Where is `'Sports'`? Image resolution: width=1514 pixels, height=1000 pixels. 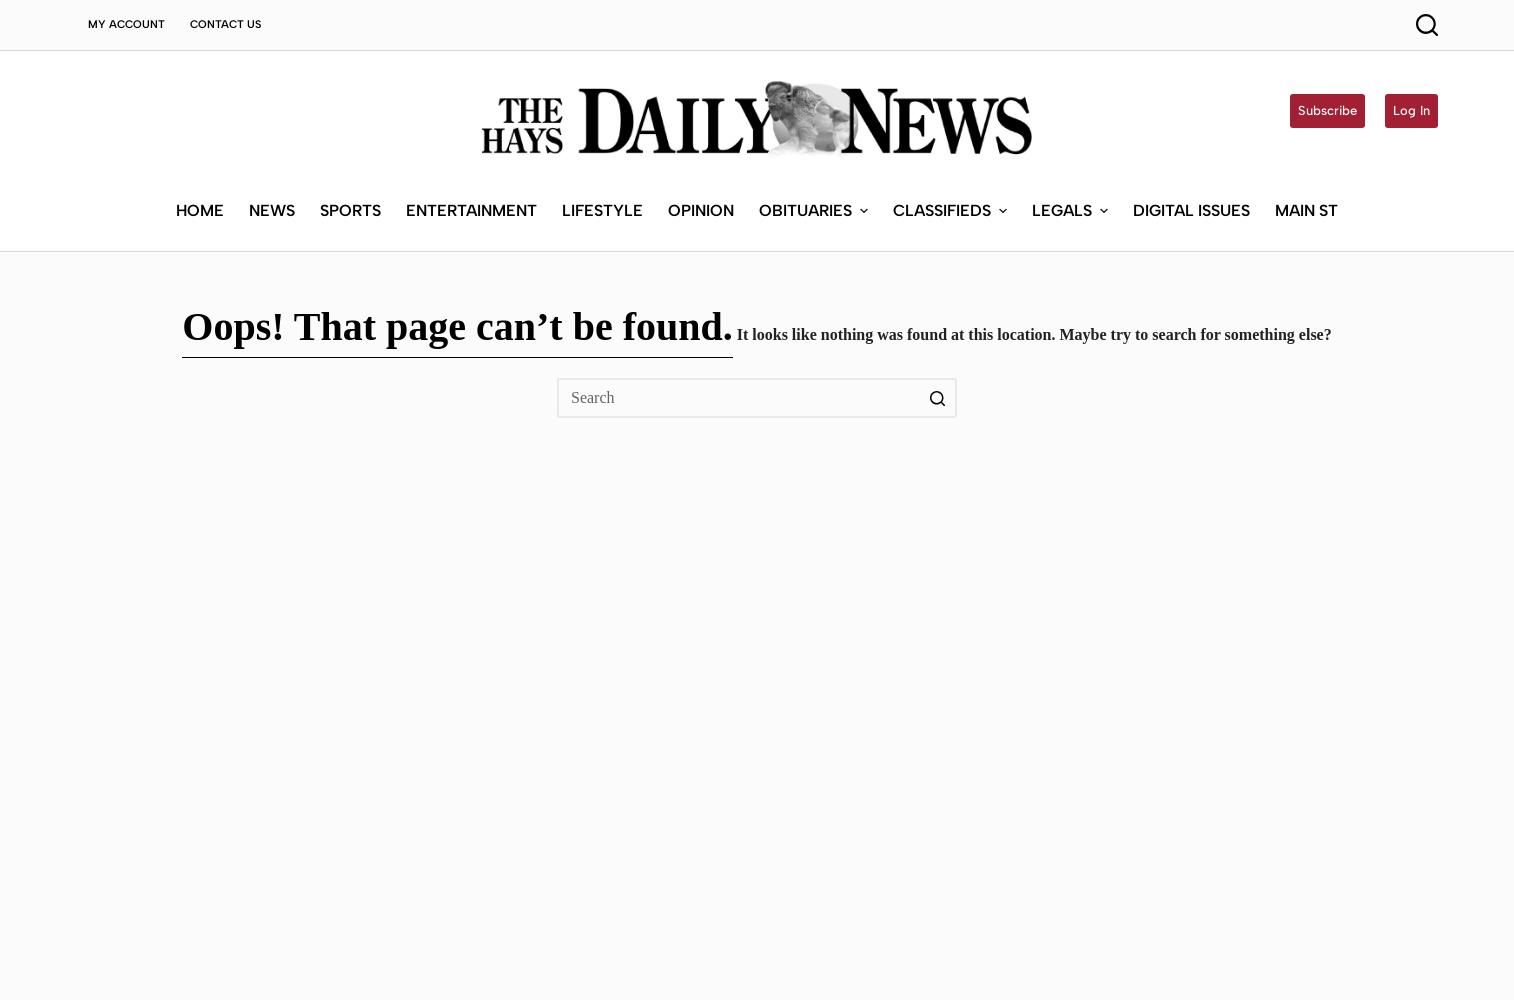
'Sports' is located at coordinates (348, 208).